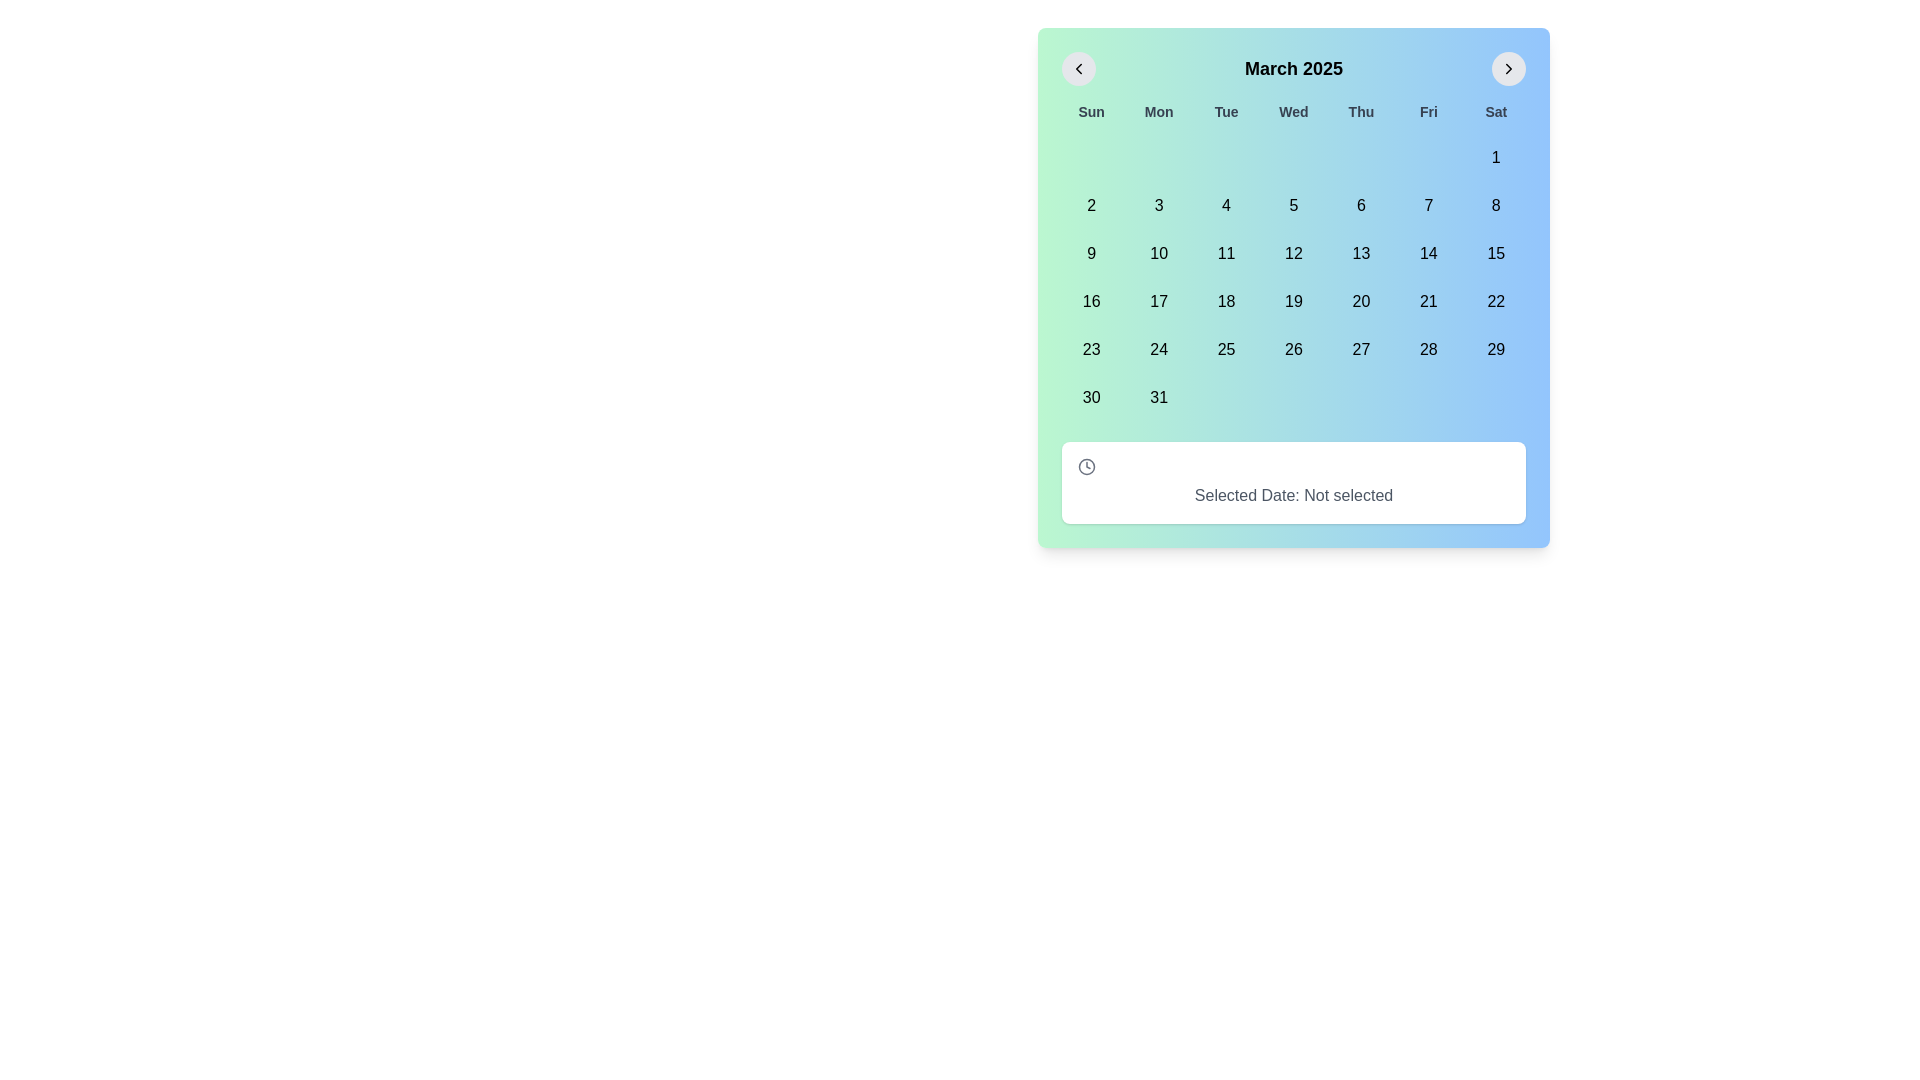 This screenshot has width=1920, height=1080. What do you see at coordinates (1294, 349) in the screenshot?
I see `the button labeled '26' in the calendar grid` at bounding box center [1294, 349].